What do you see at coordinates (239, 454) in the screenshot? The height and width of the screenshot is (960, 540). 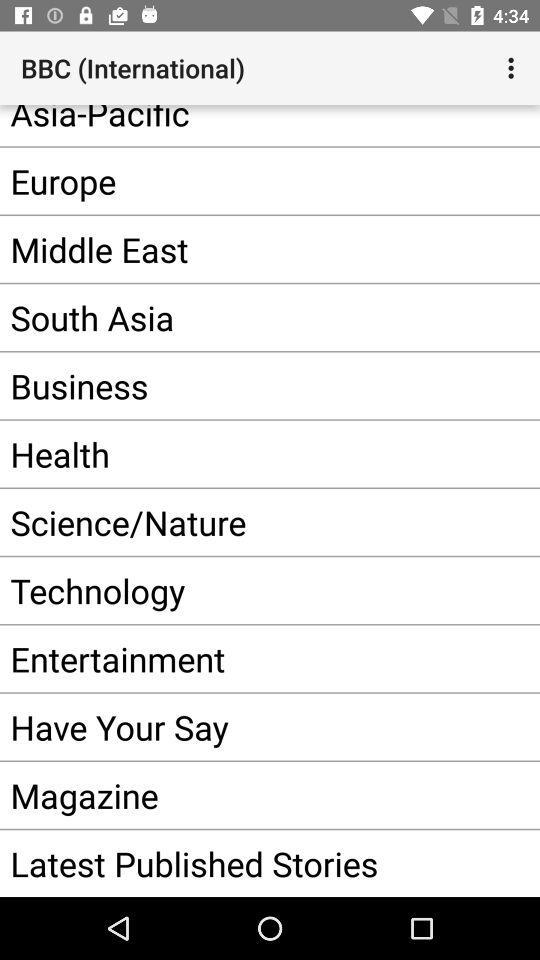 I see `the health` at bounding box center [239, 454].